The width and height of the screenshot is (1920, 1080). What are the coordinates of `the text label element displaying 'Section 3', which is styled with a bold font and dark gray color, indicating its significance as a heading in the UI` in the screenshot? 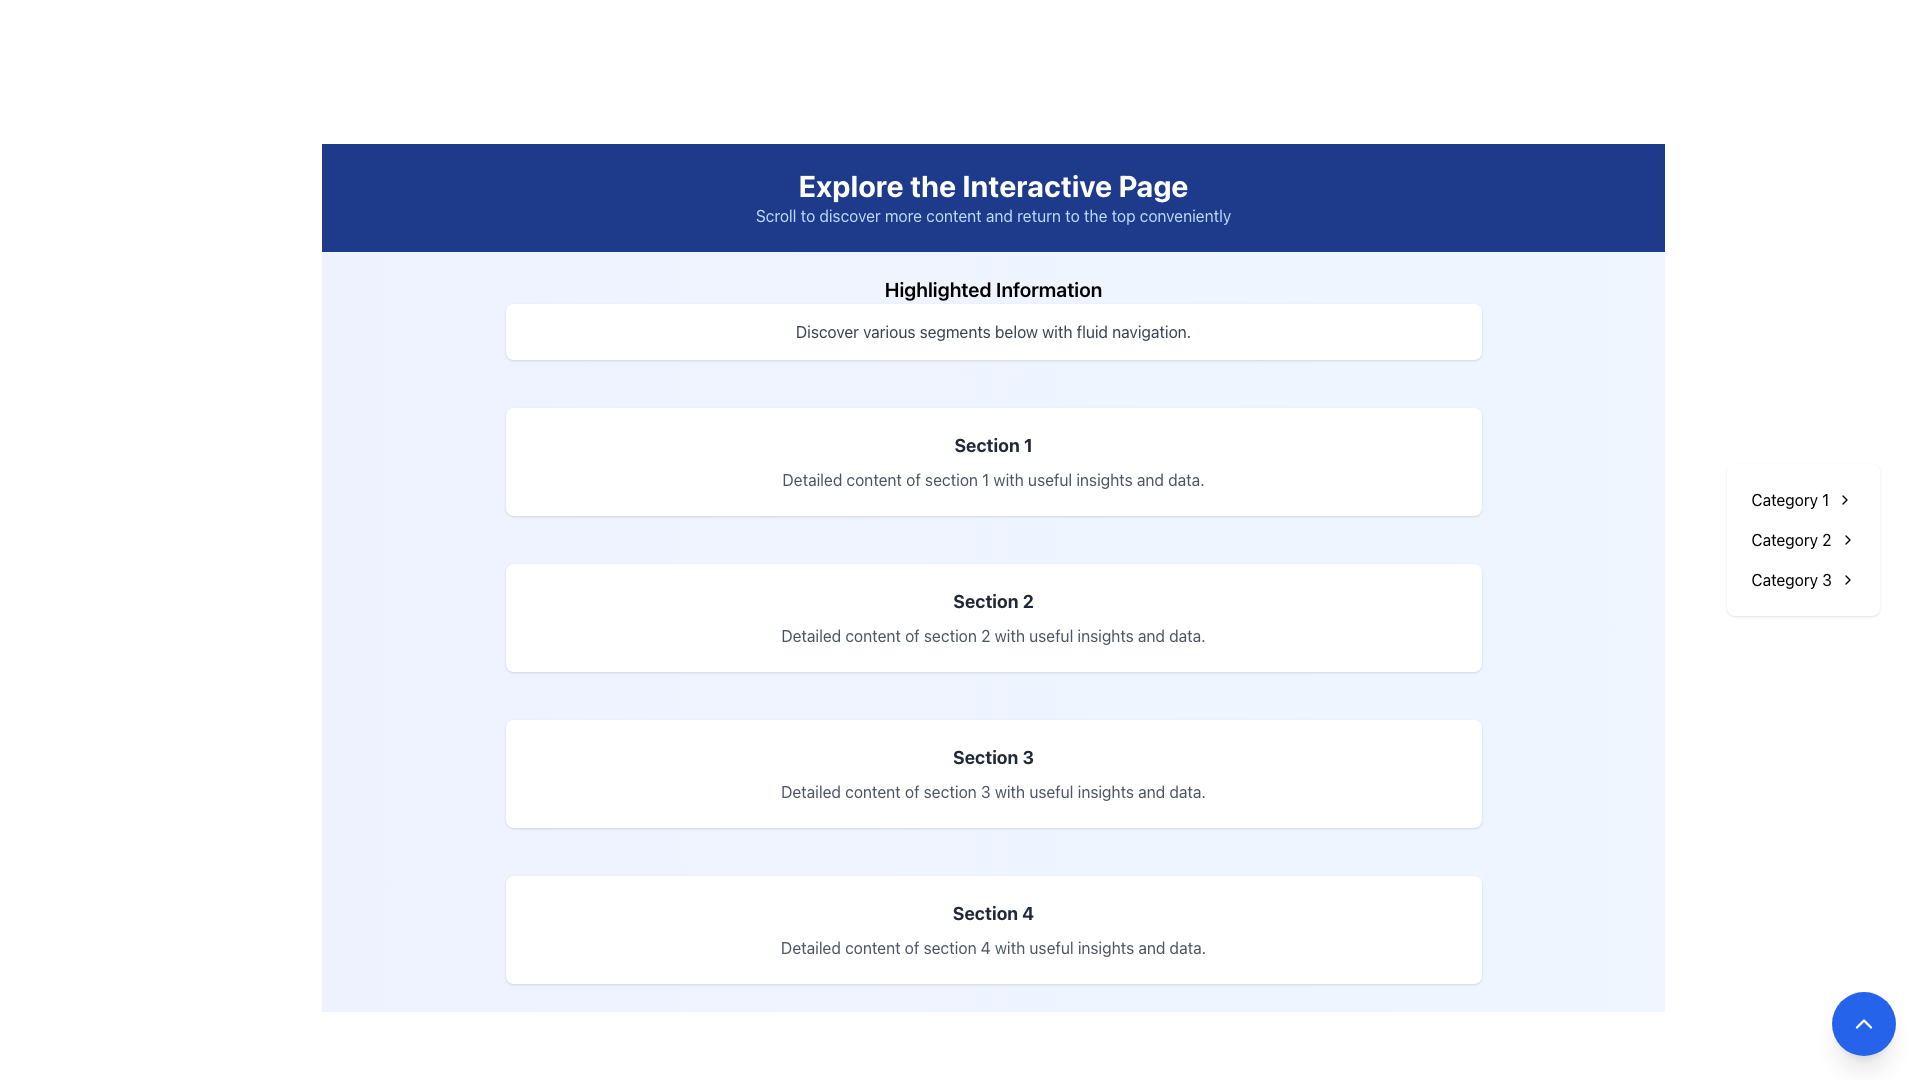 It's located at (993, 758).